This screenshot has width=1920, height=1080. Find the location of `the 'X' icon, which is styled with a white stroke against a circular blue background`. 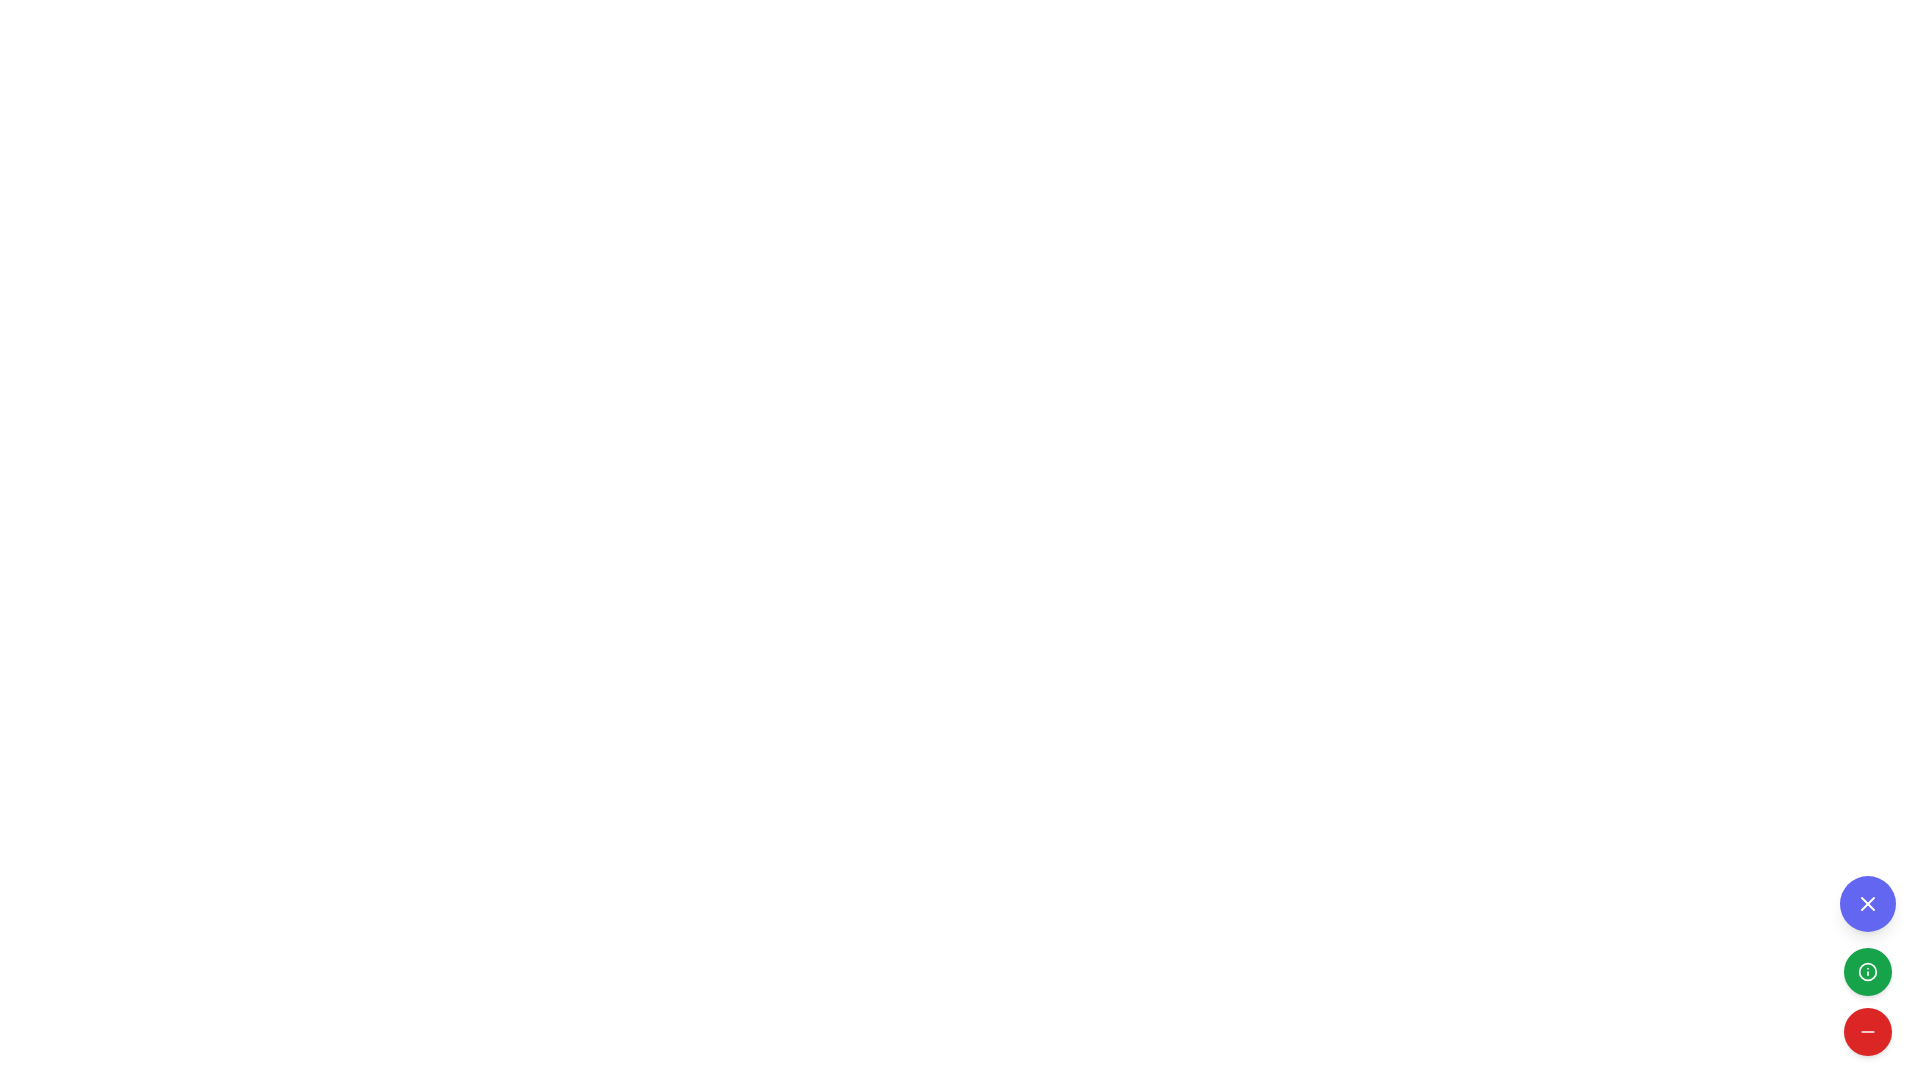

the 'X' icon, which is styled with a white stroke against a circular blue background is located at coordinates (1866, 903).